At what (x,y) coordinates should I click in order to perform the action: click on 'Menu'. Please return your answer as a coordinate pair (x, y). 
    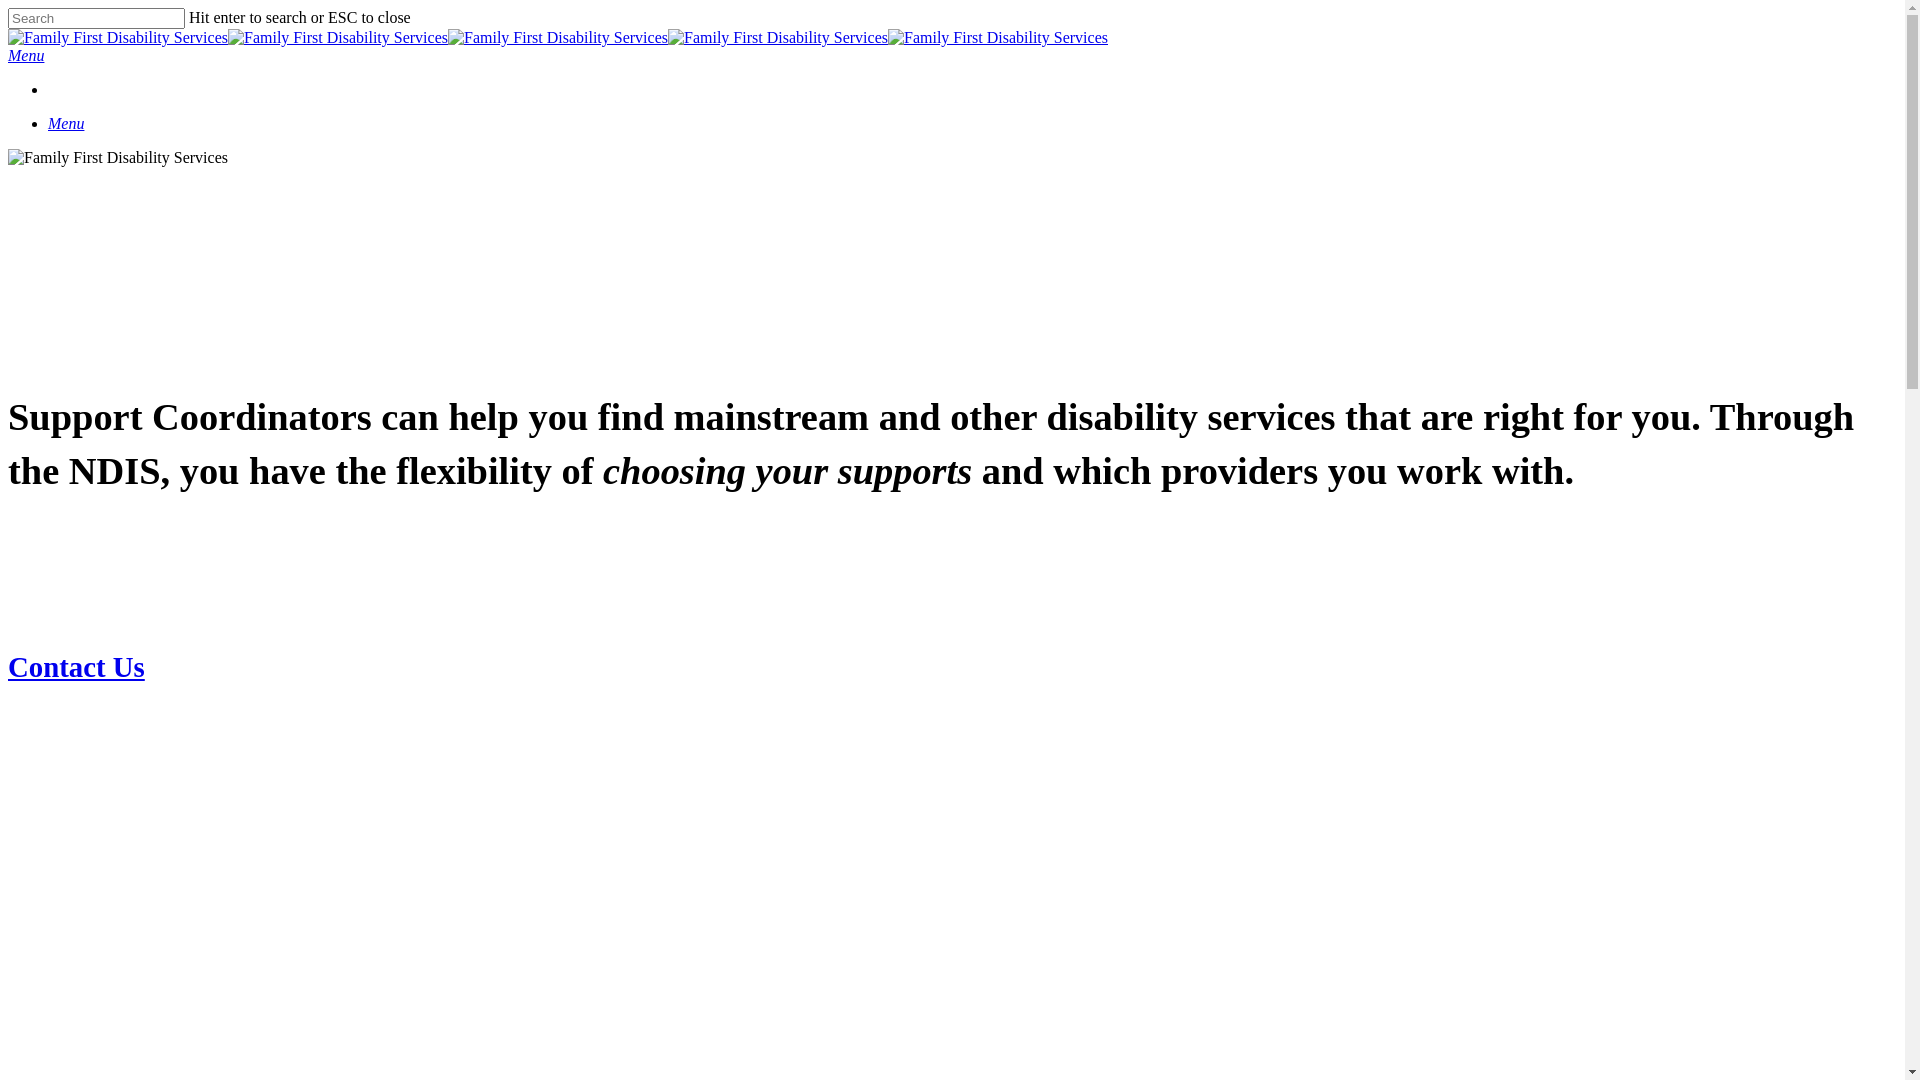
    Looking at the image, I should click on (48, 123).